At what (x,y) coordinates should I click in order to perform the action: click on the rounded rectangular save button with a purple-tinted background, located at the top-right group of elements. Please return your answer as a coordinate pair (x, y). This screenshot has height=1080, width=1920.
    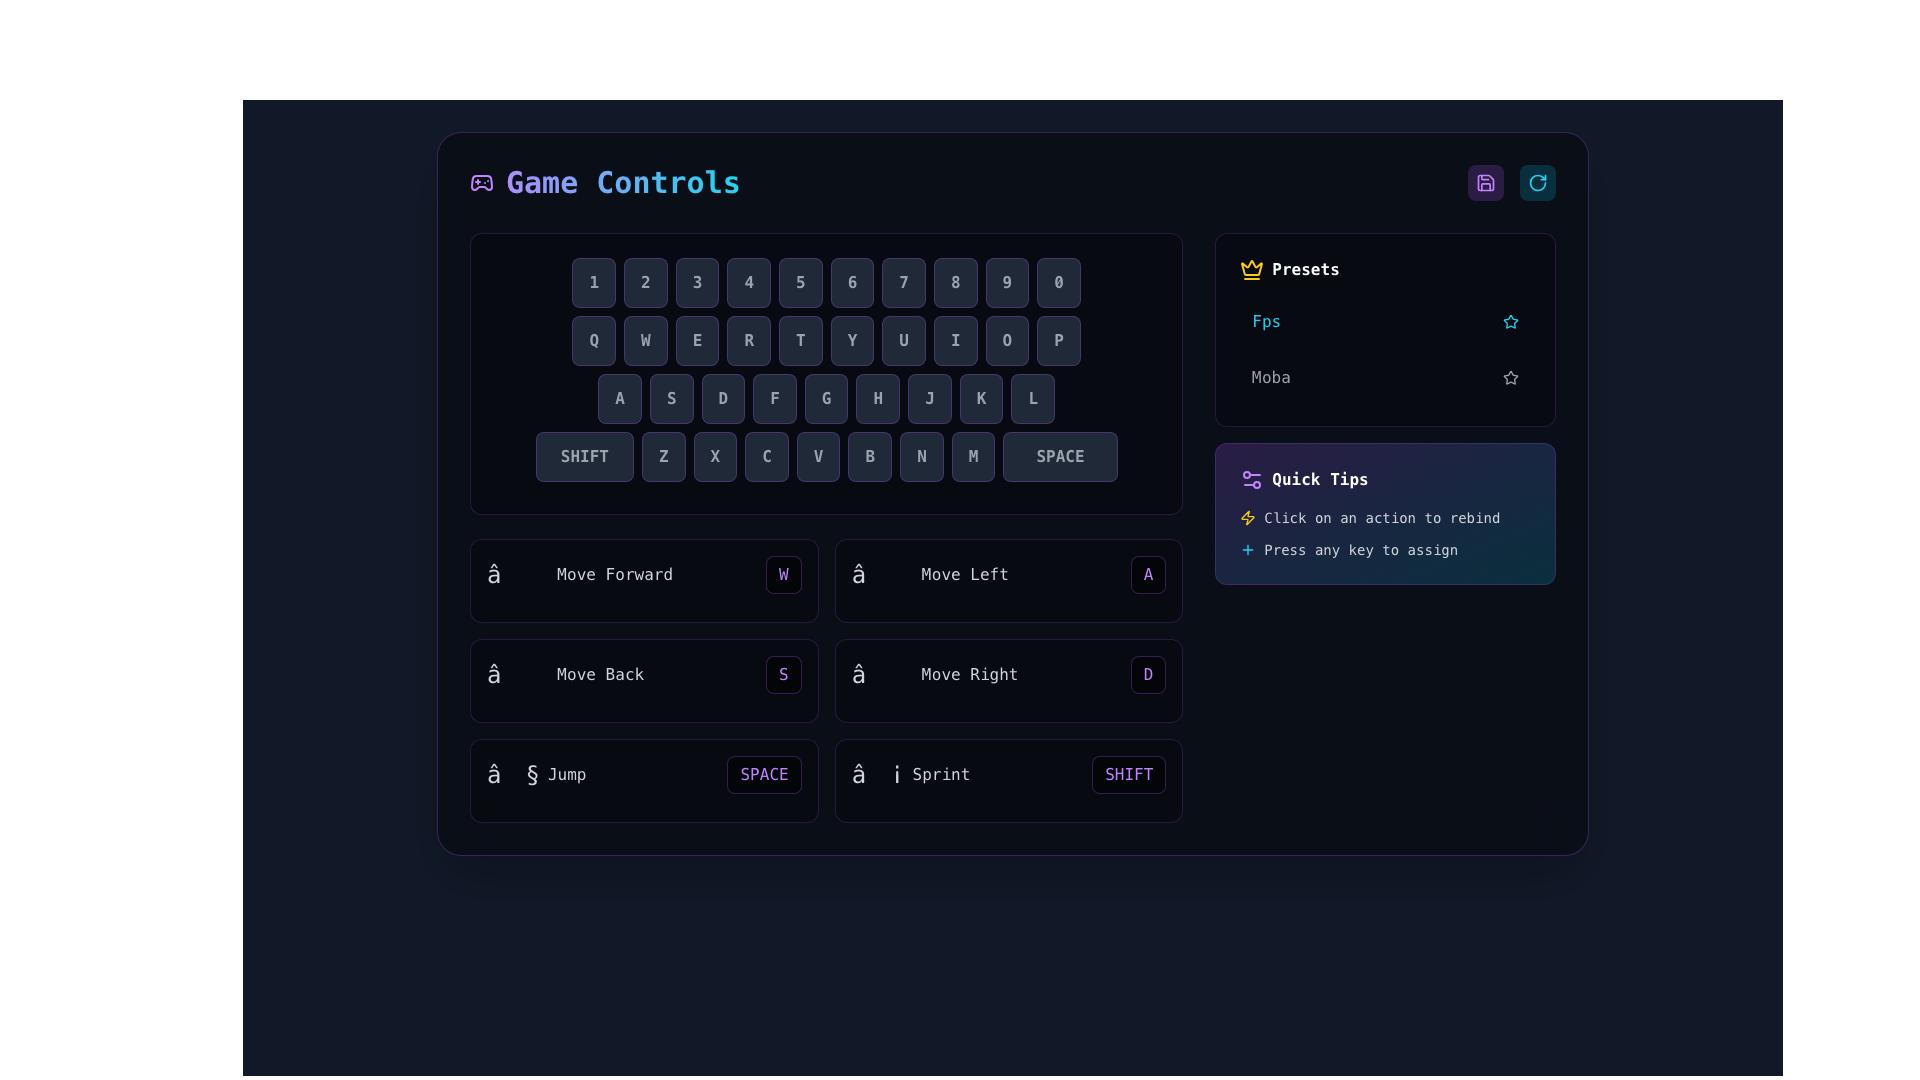
    Looking at the image, I should click on (1486, 182).